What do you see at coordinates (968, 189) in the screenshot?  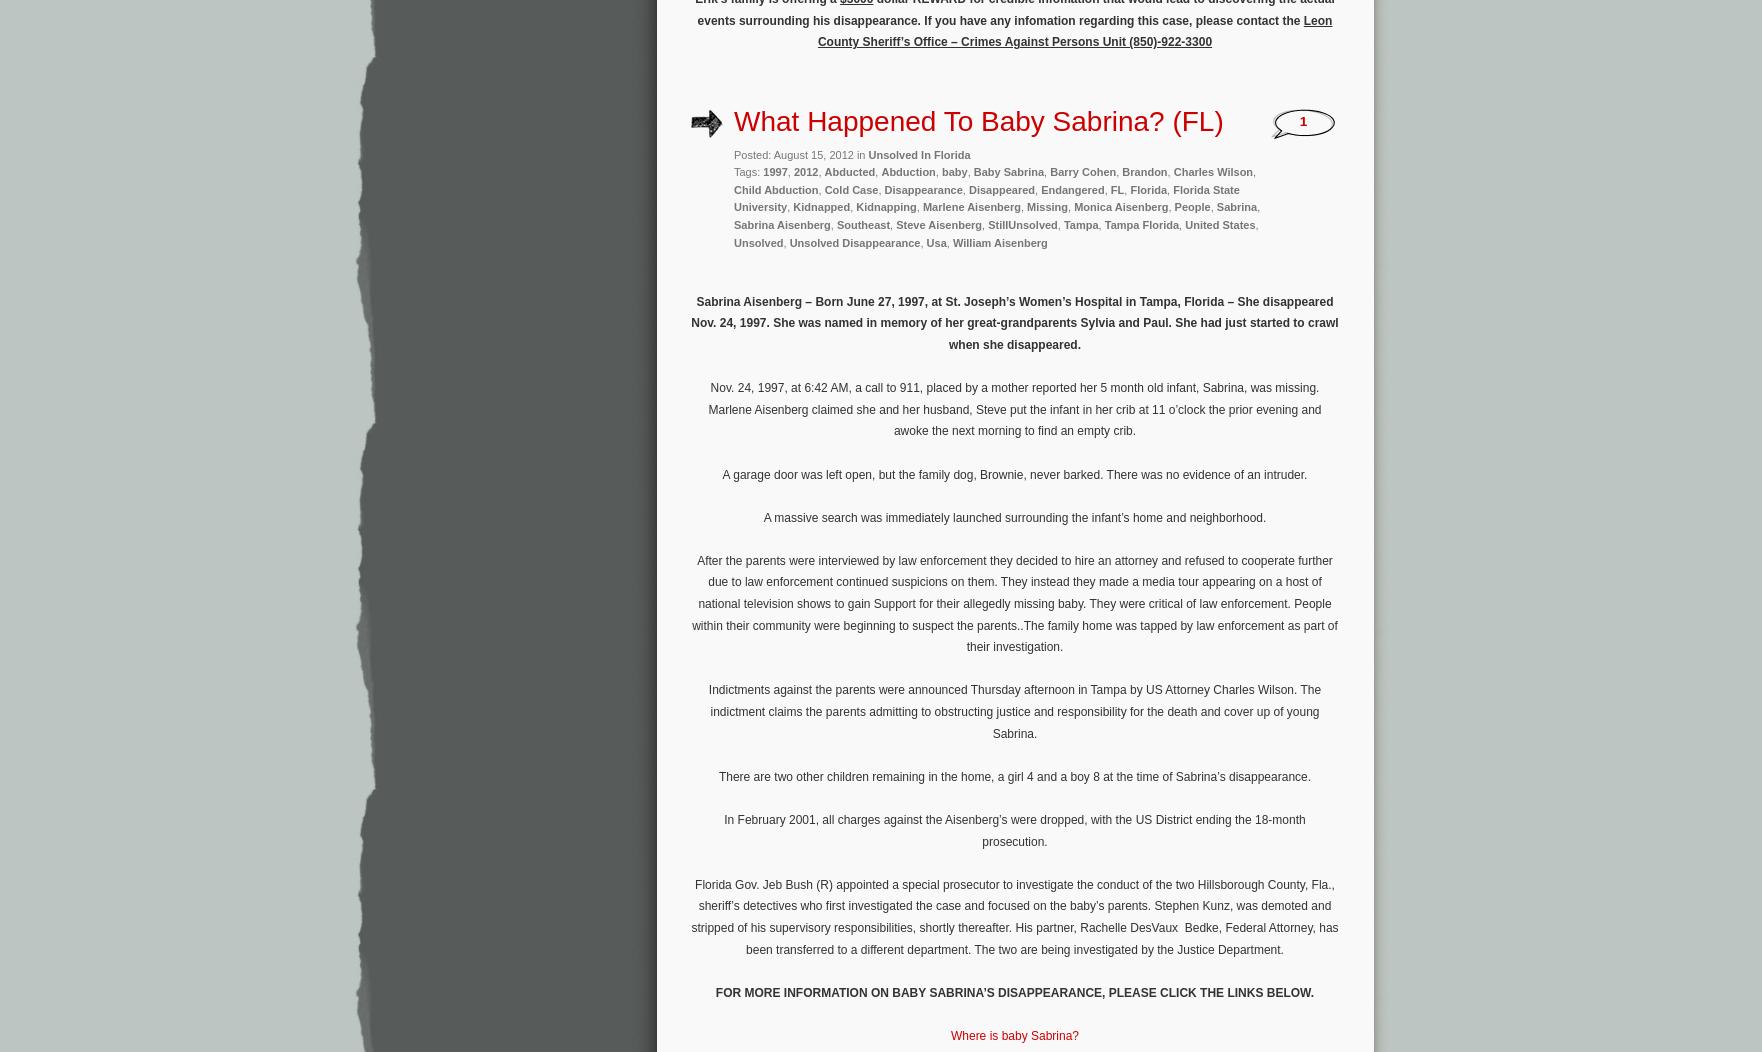 I see `'Disappeared'` at bounding box center [968, 189].